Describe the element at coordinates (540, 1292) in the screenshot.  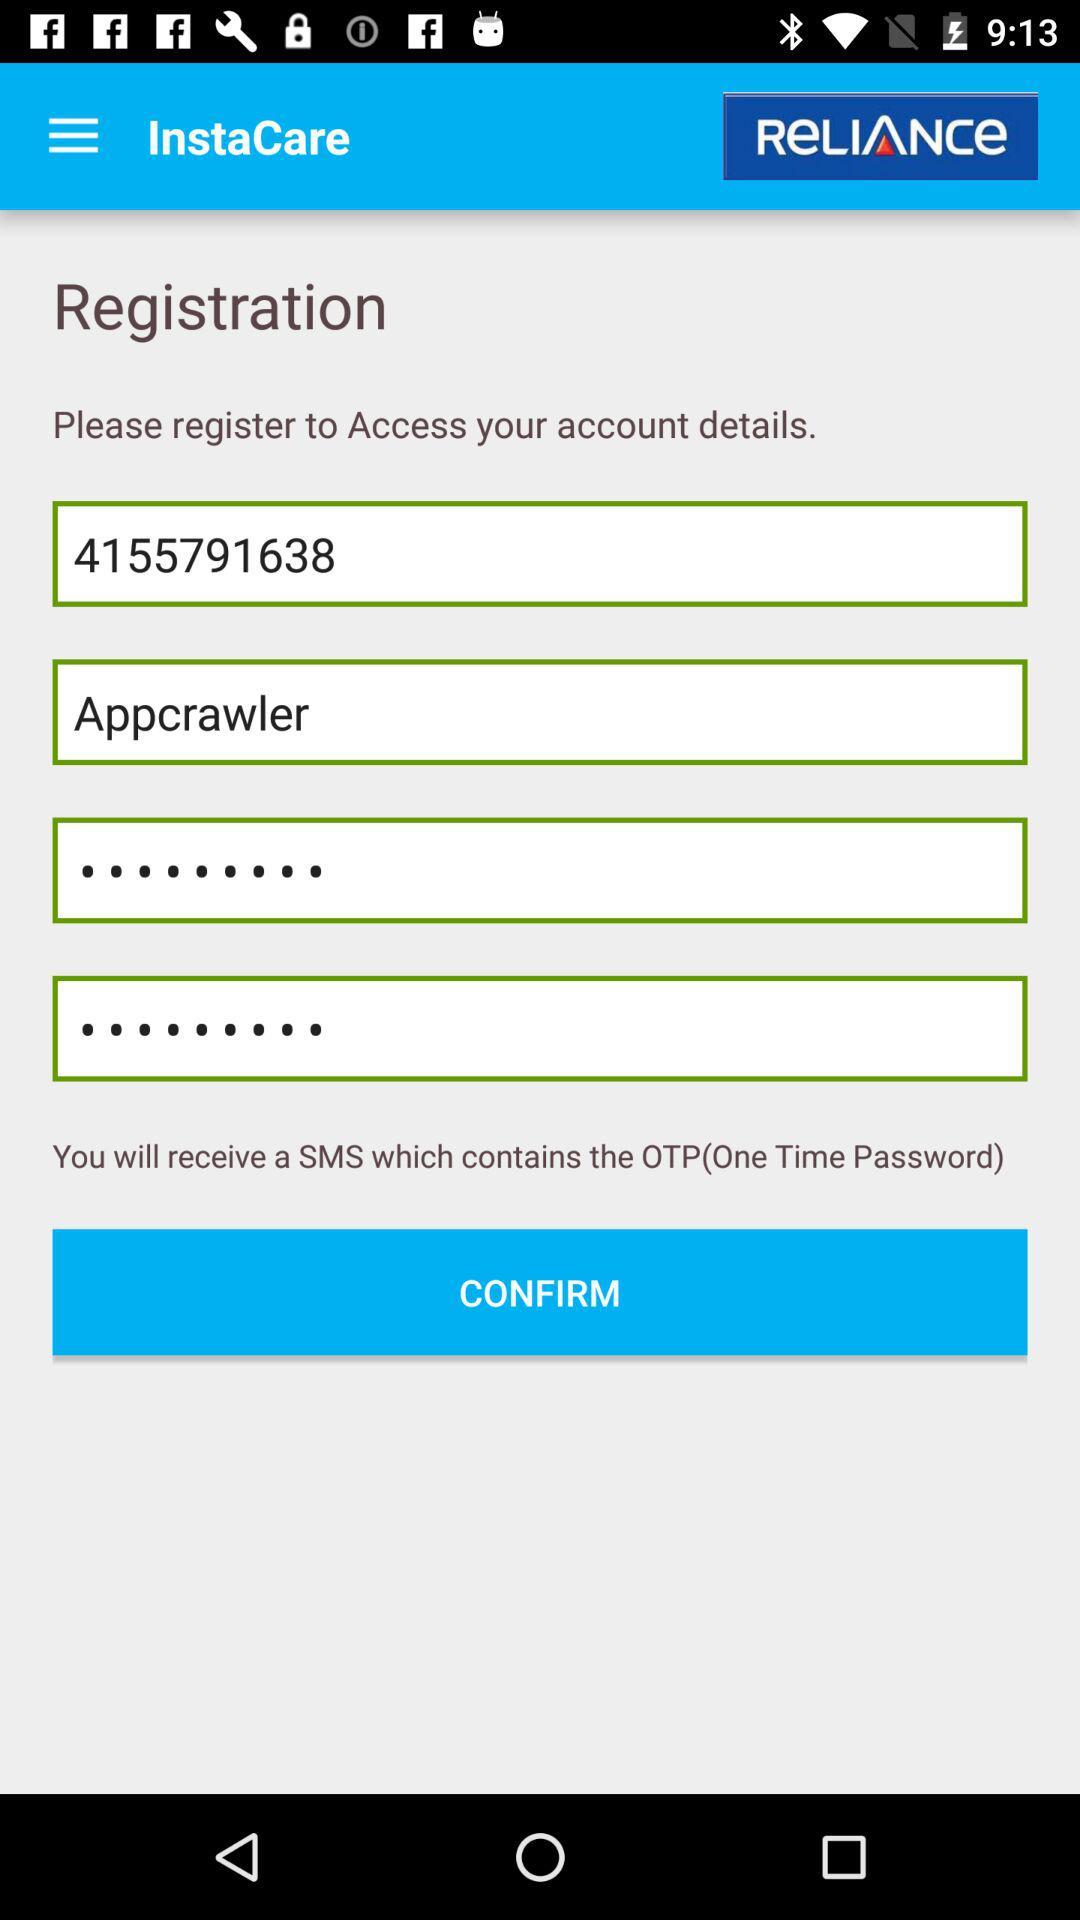
I see `item below you will receive item` at that location.